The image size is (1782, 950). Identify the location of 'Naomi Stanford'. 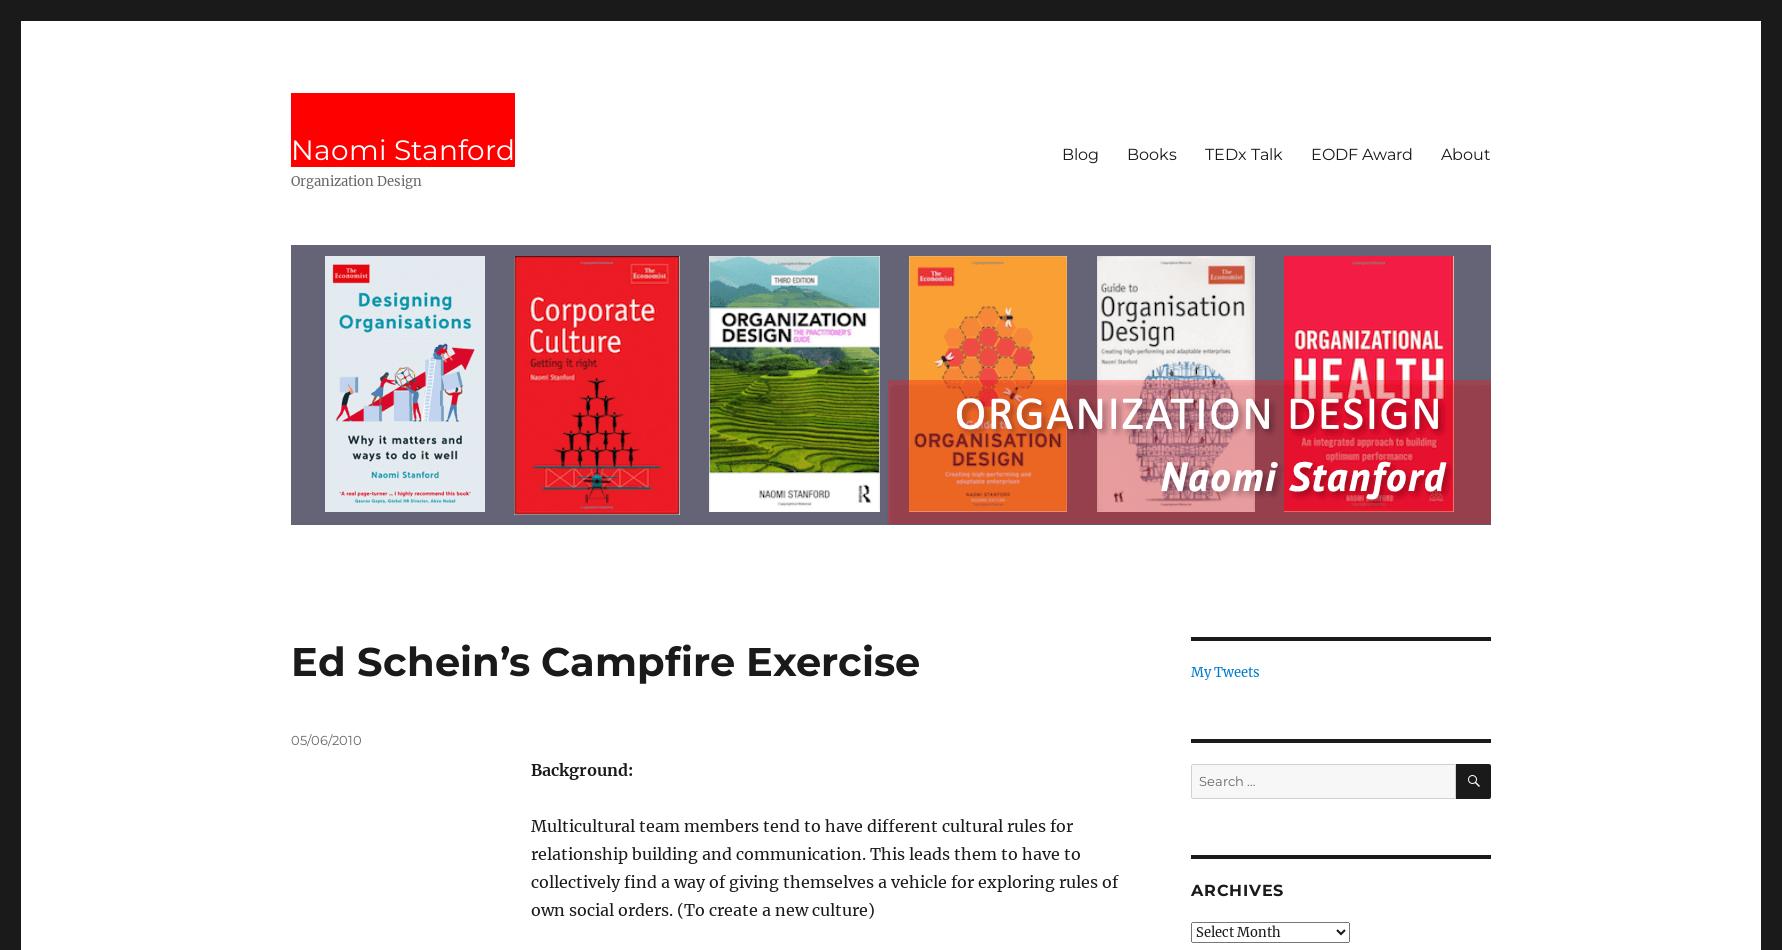
(403, 150).